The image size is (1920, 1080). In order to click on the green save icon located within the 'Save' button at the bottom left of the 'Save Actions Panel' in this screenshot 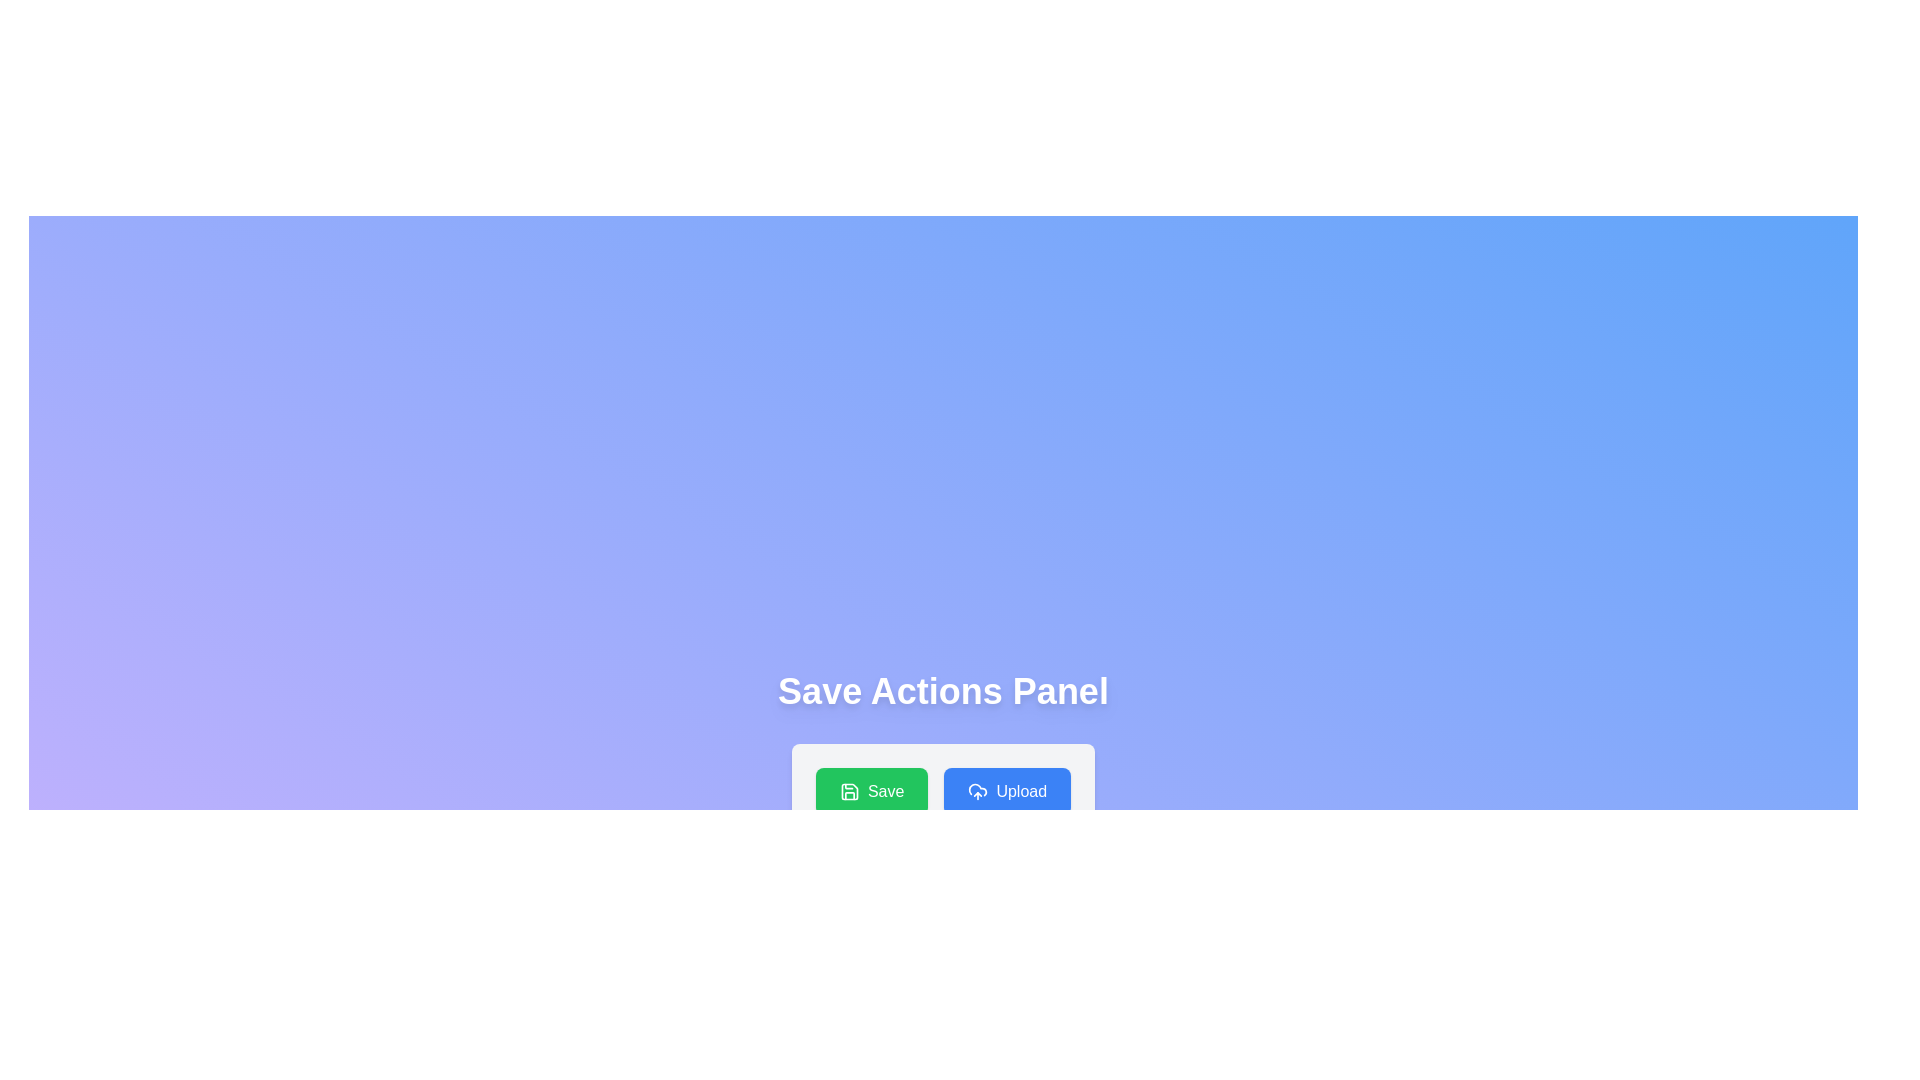, I will do `click(849, 790)`.